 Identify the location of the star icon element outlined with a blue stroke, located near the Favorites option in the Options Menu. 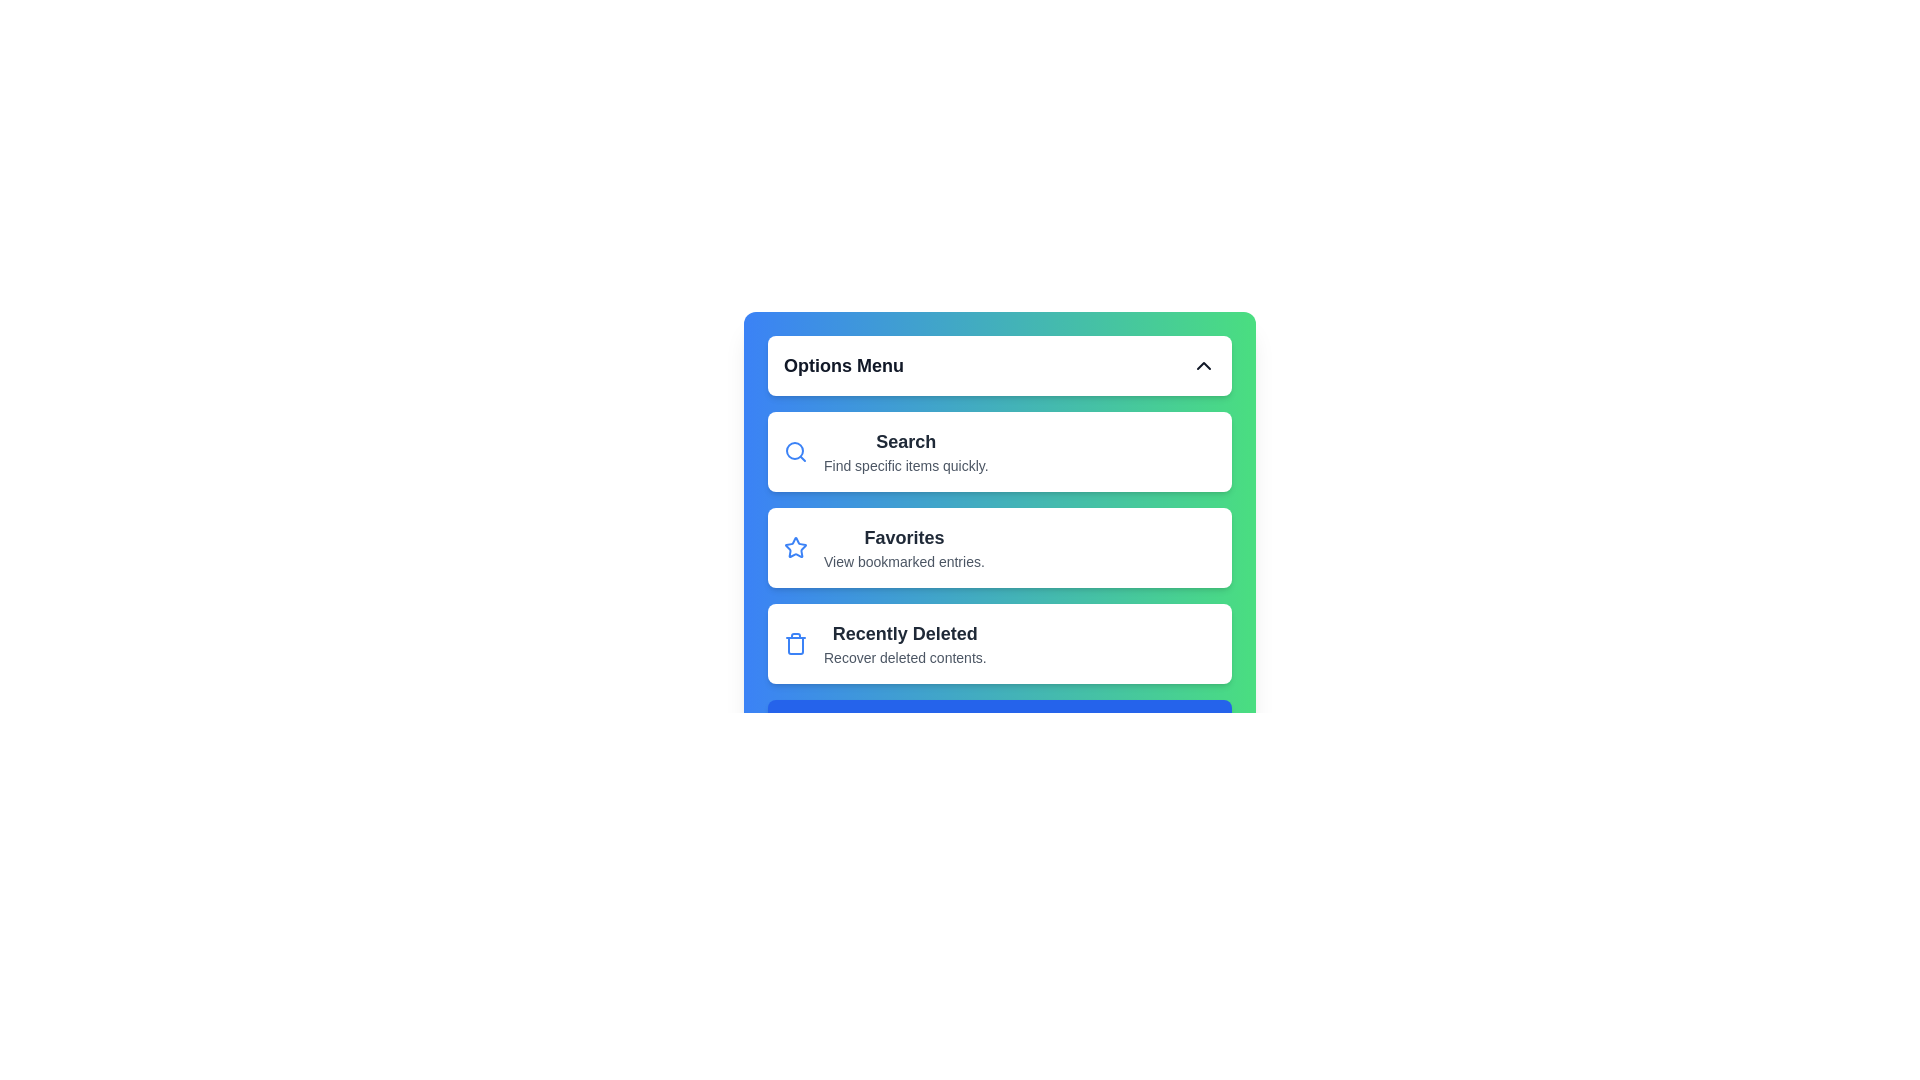
(795, 547).